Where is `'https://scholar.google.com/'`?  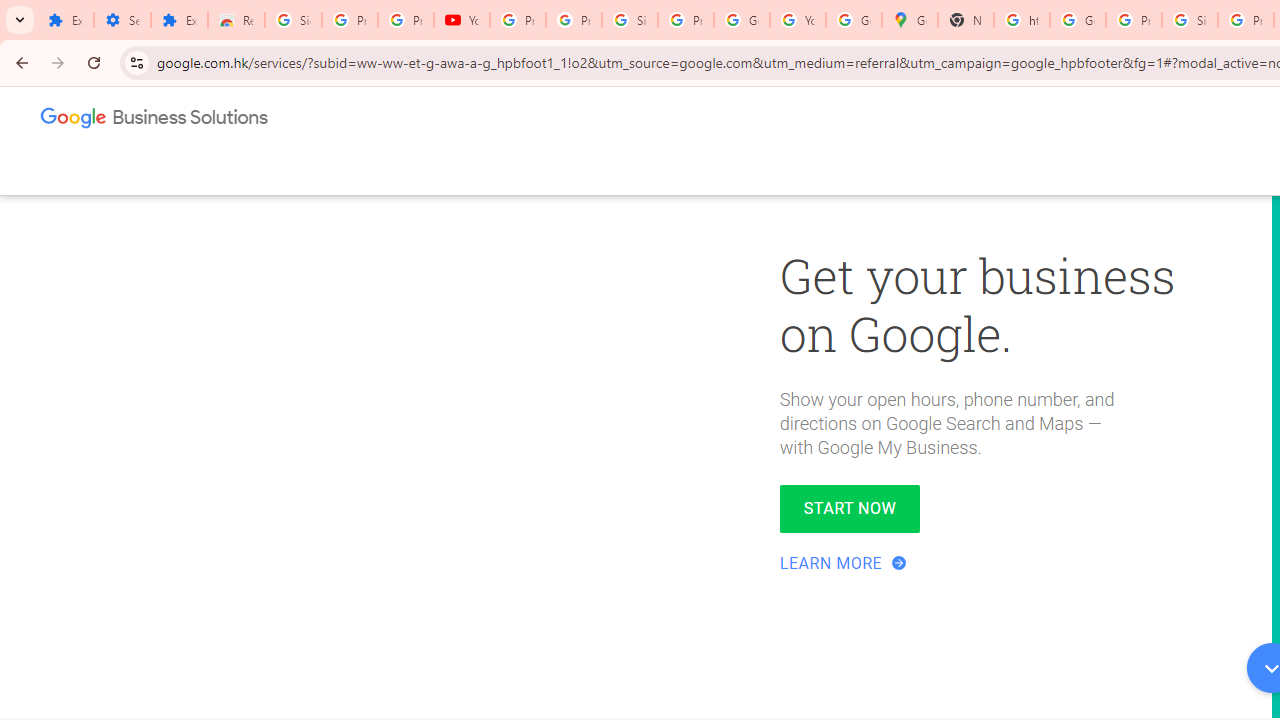 'https://scholar.google.com/' is located at coordinates (1022, 20).